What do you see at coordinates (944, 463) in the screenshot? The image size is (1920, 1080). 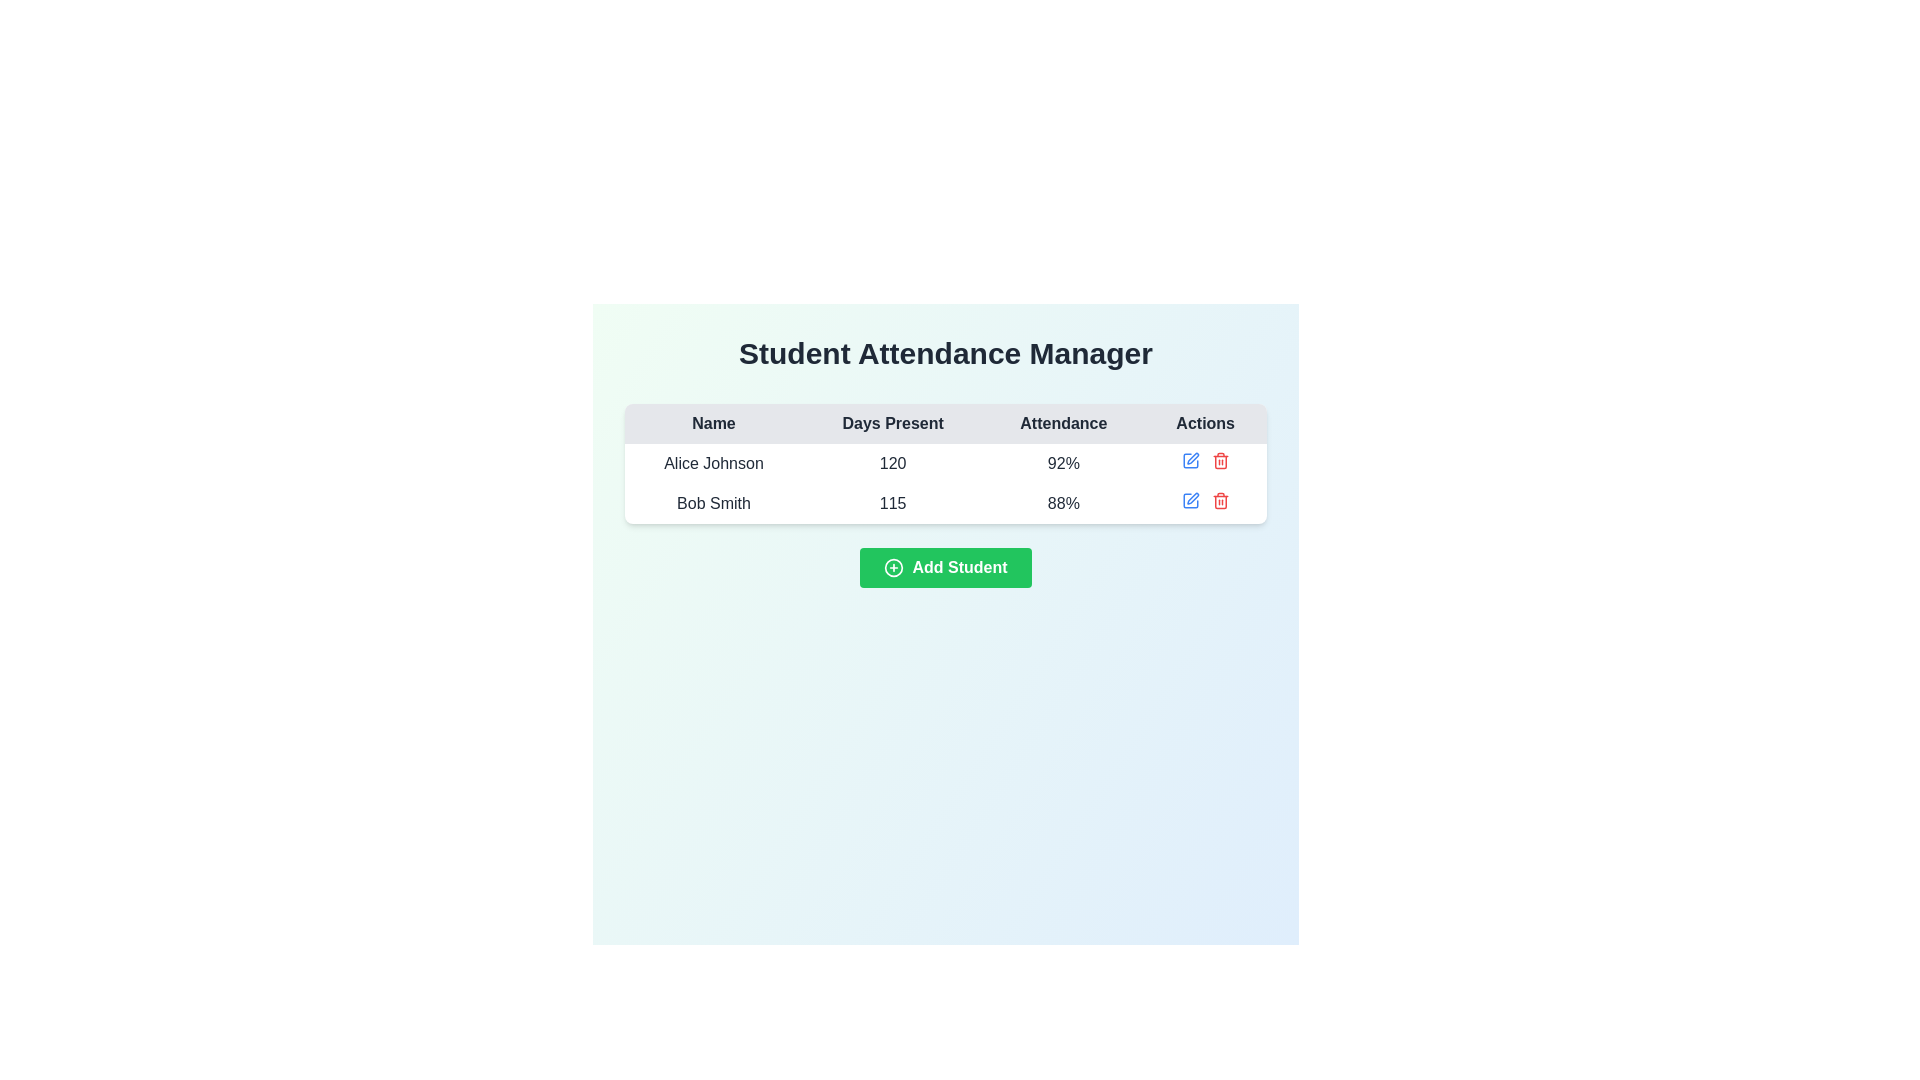 I see `the individual components of the first row in the Student Attendance Manager table, which includes the texts 'Alice Johnson', '120', and '92%'` at bounding box center [944, 463].